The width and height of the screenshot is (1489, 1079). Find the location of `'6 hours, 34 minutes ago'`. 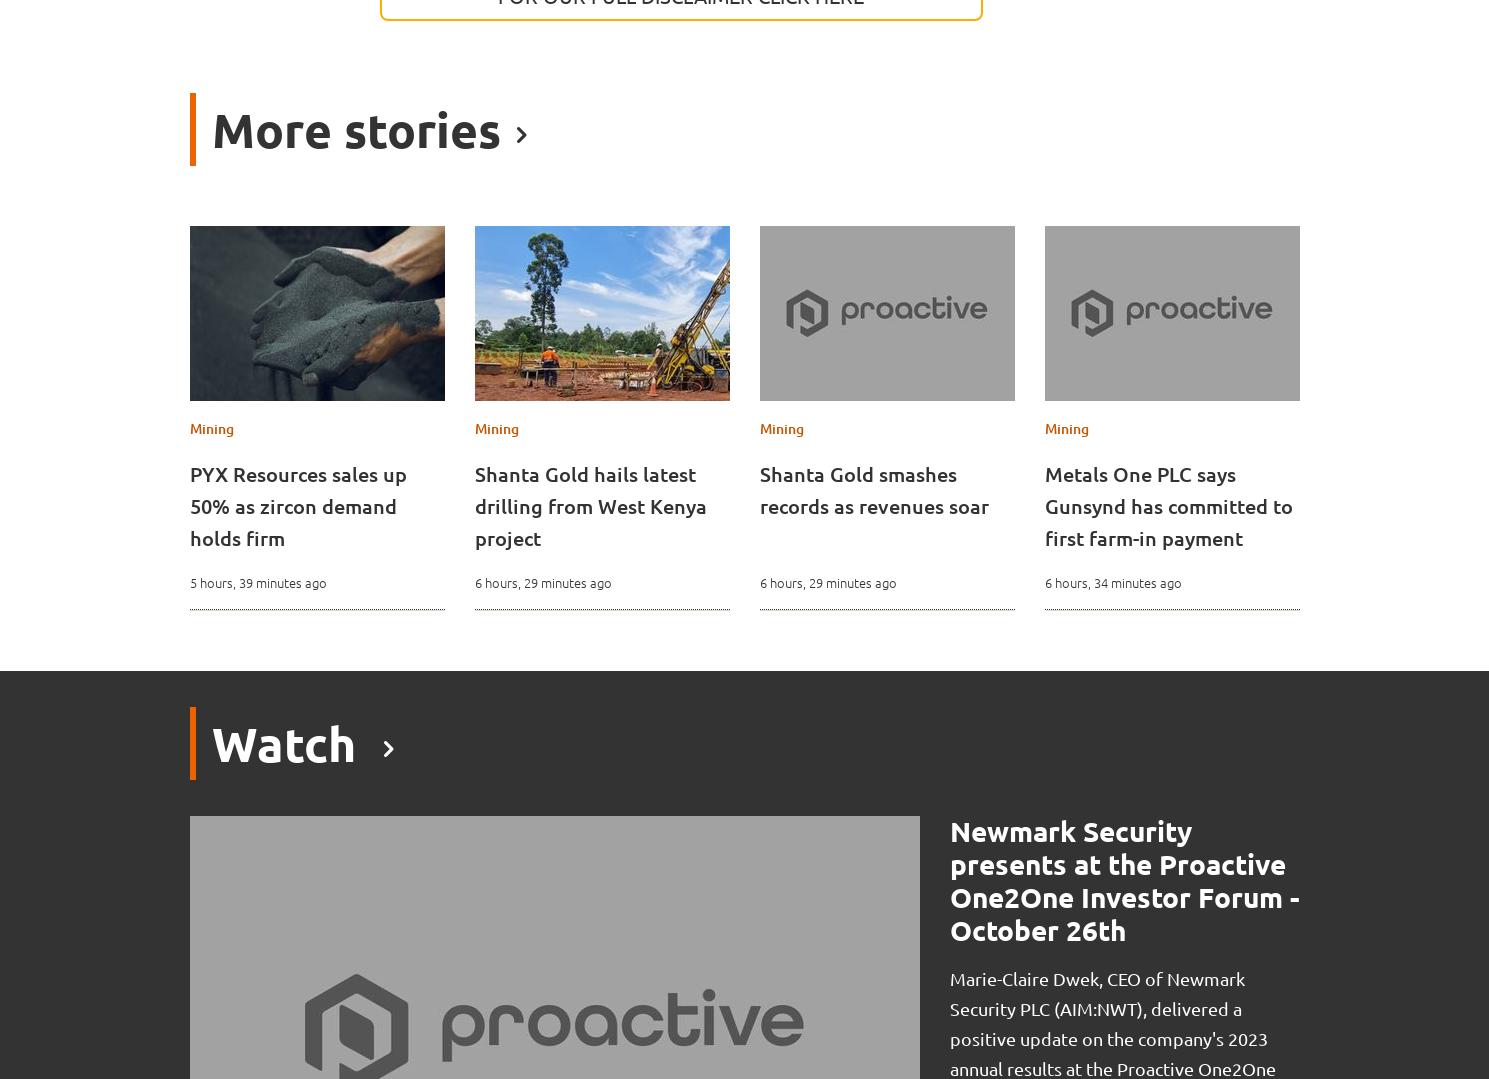

'6 hours, 34 minutes ago' is located at coordinates (1112, 582).